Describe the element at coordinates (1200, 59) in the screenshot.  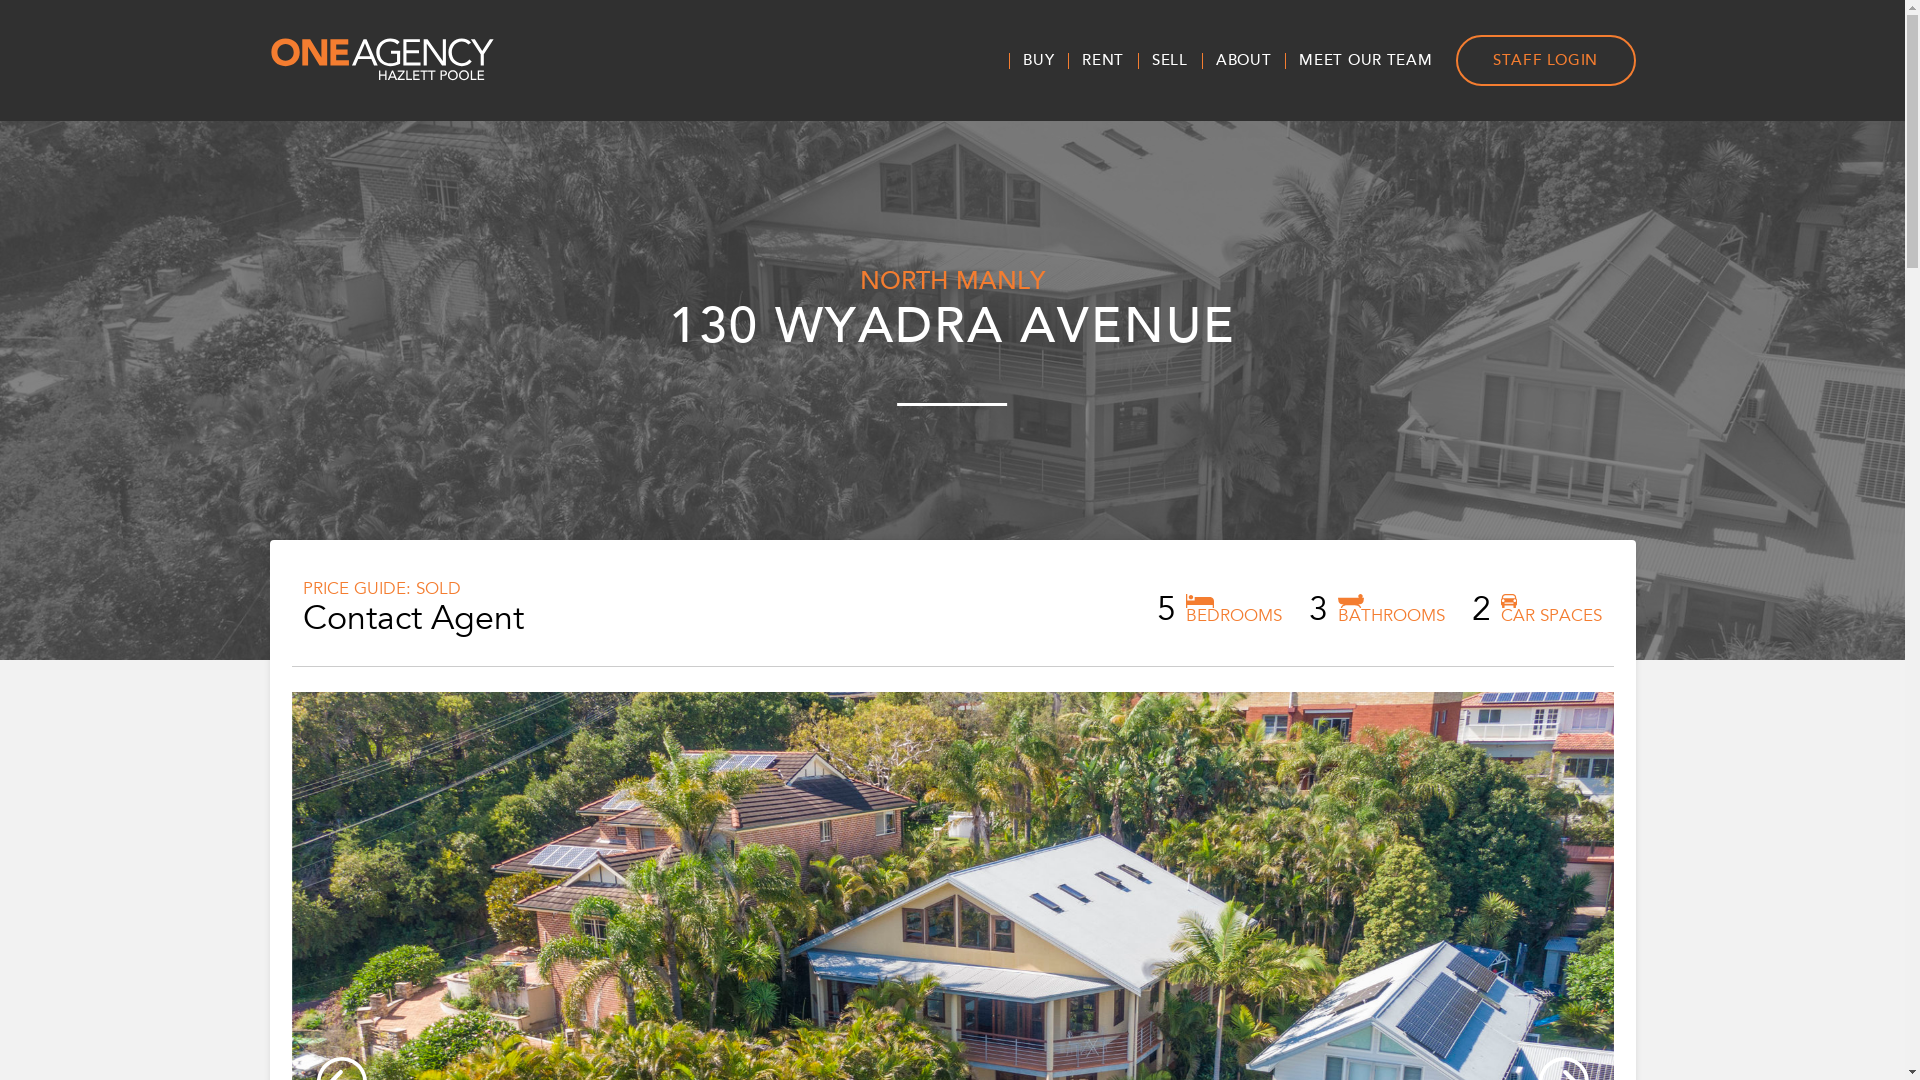
I see `'ABOUT'` at that location.